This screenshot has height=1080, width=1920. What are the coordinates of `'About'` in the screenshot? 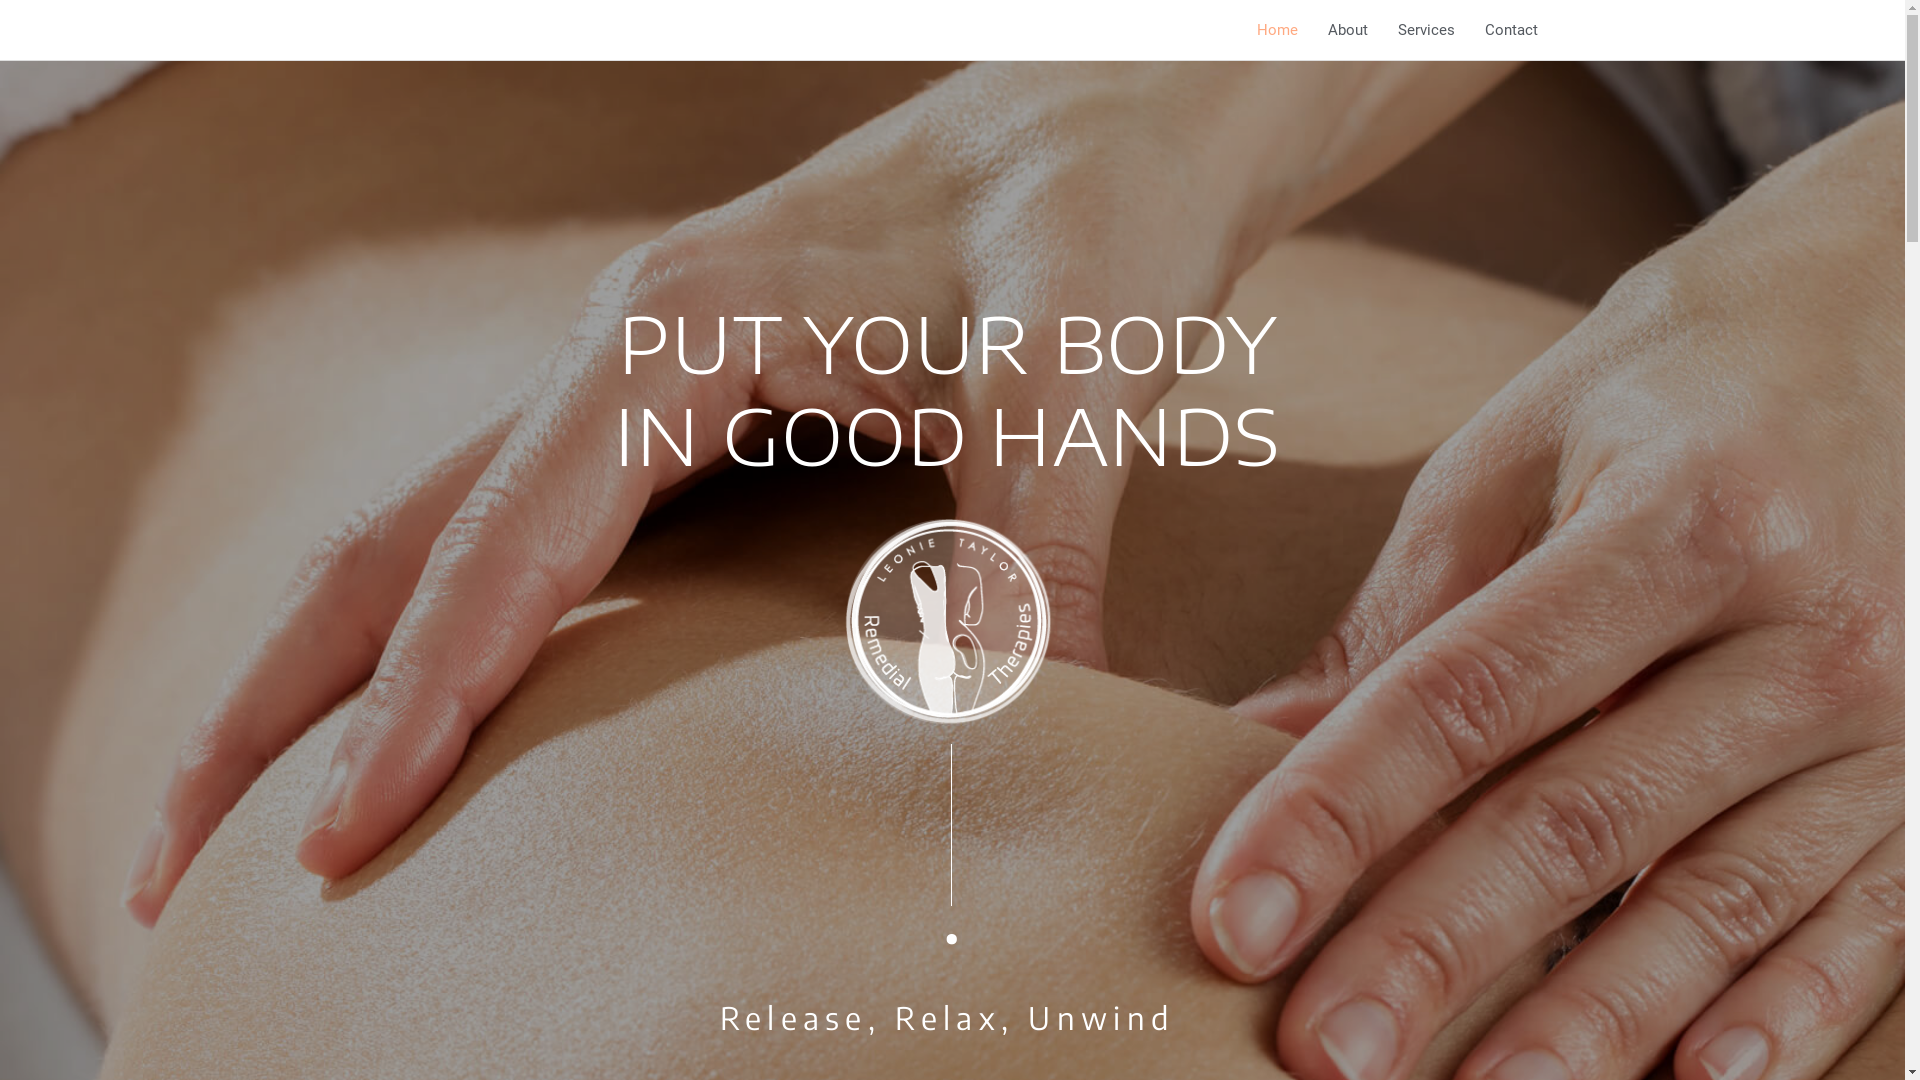 It's located at (1311, 30).